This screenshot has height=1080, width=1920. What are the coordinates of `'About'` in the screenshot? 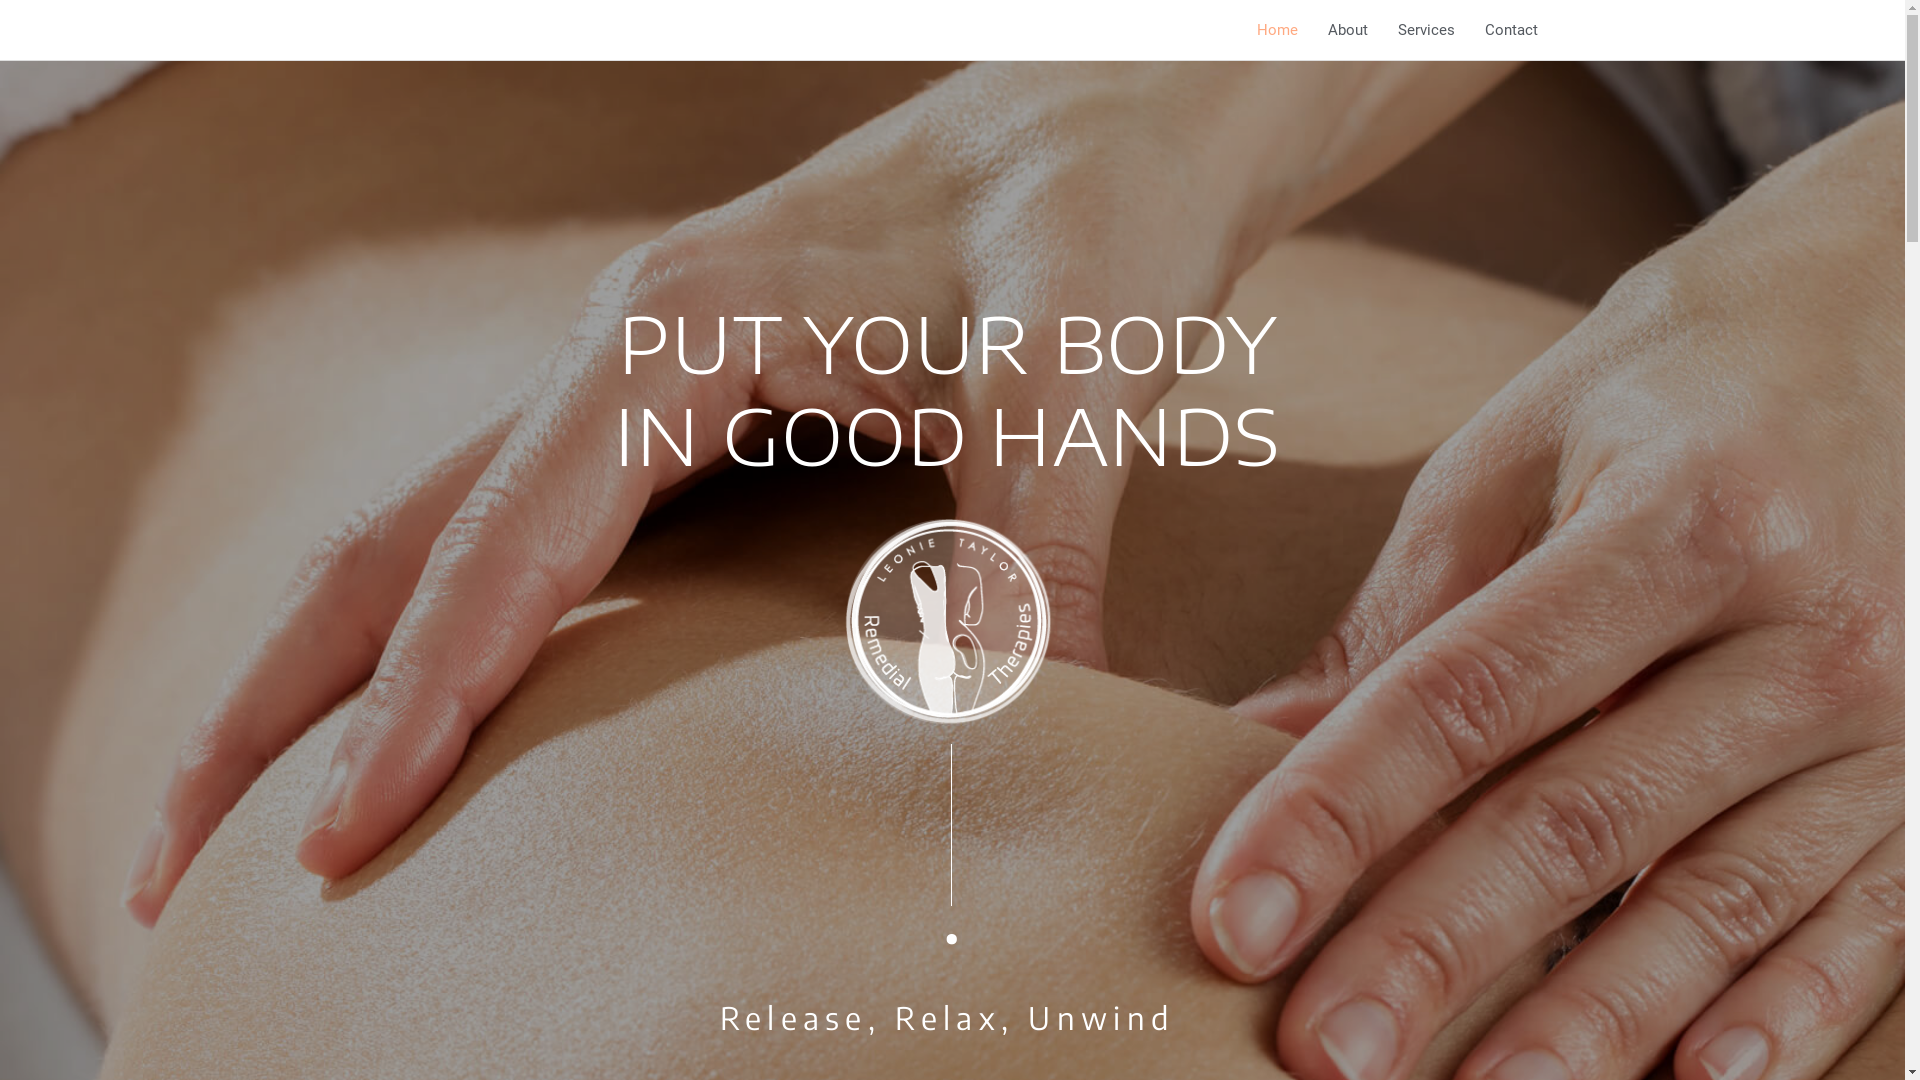 It's located at (1311, 30).